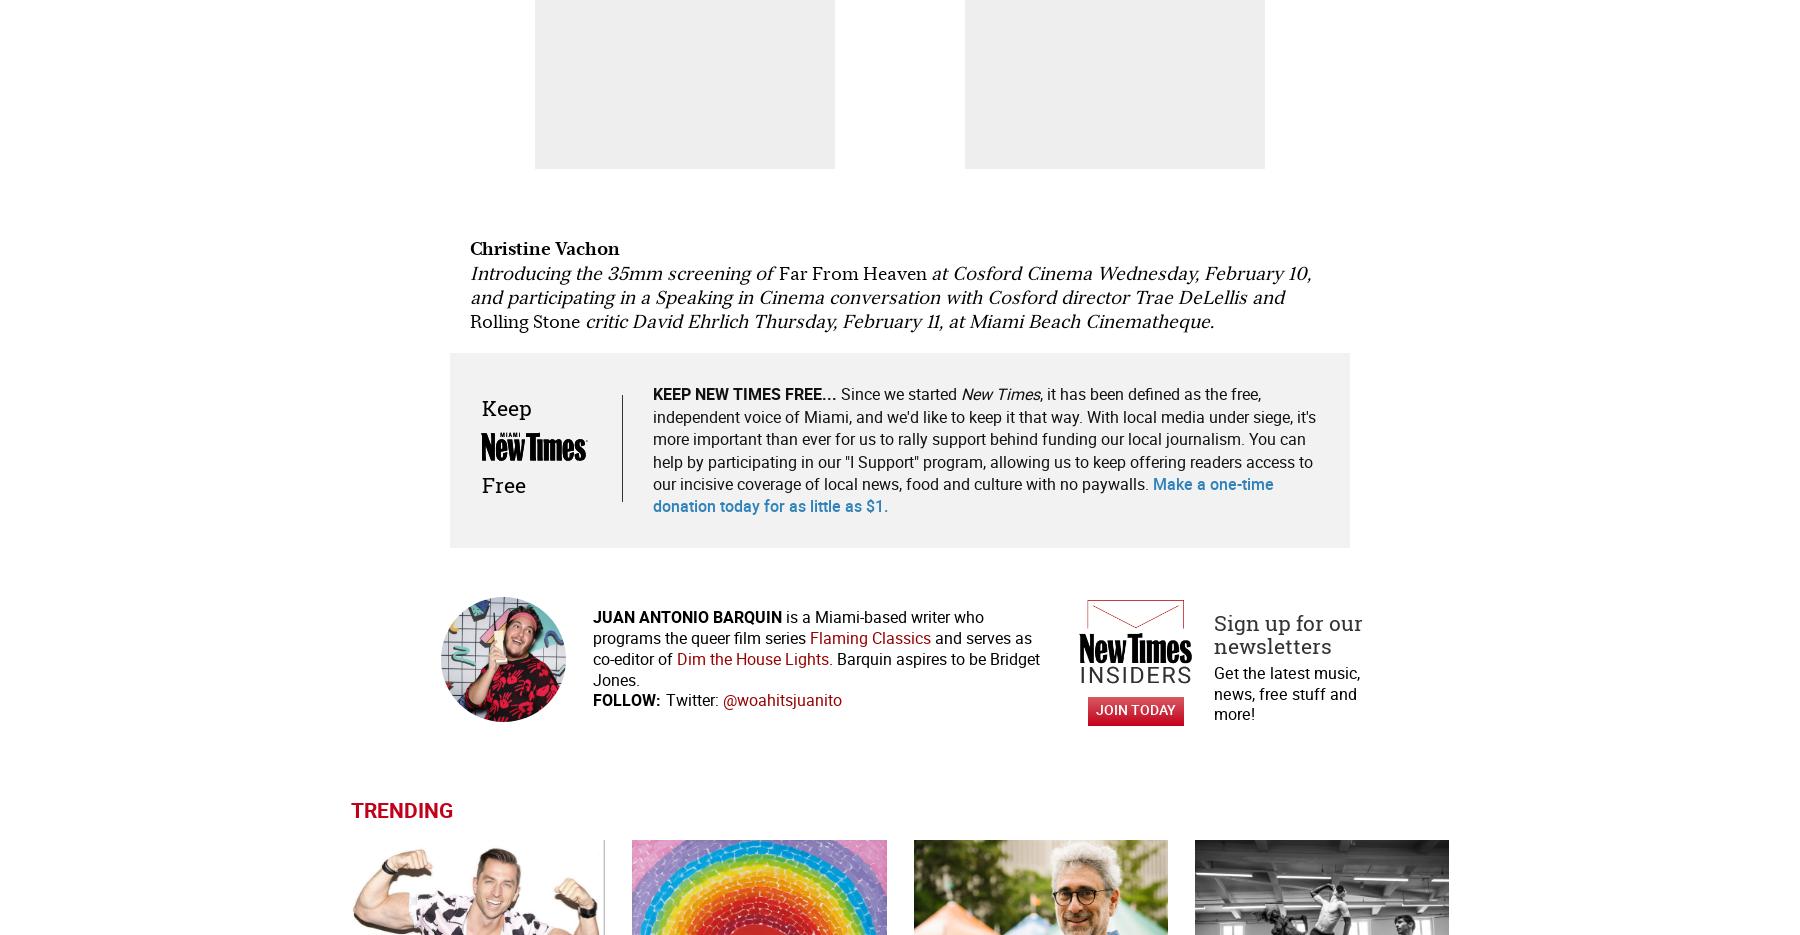 This screenshot has width=1800, height=935. I want to click on 'Sign up for our newsletters', so click(1288, 633).